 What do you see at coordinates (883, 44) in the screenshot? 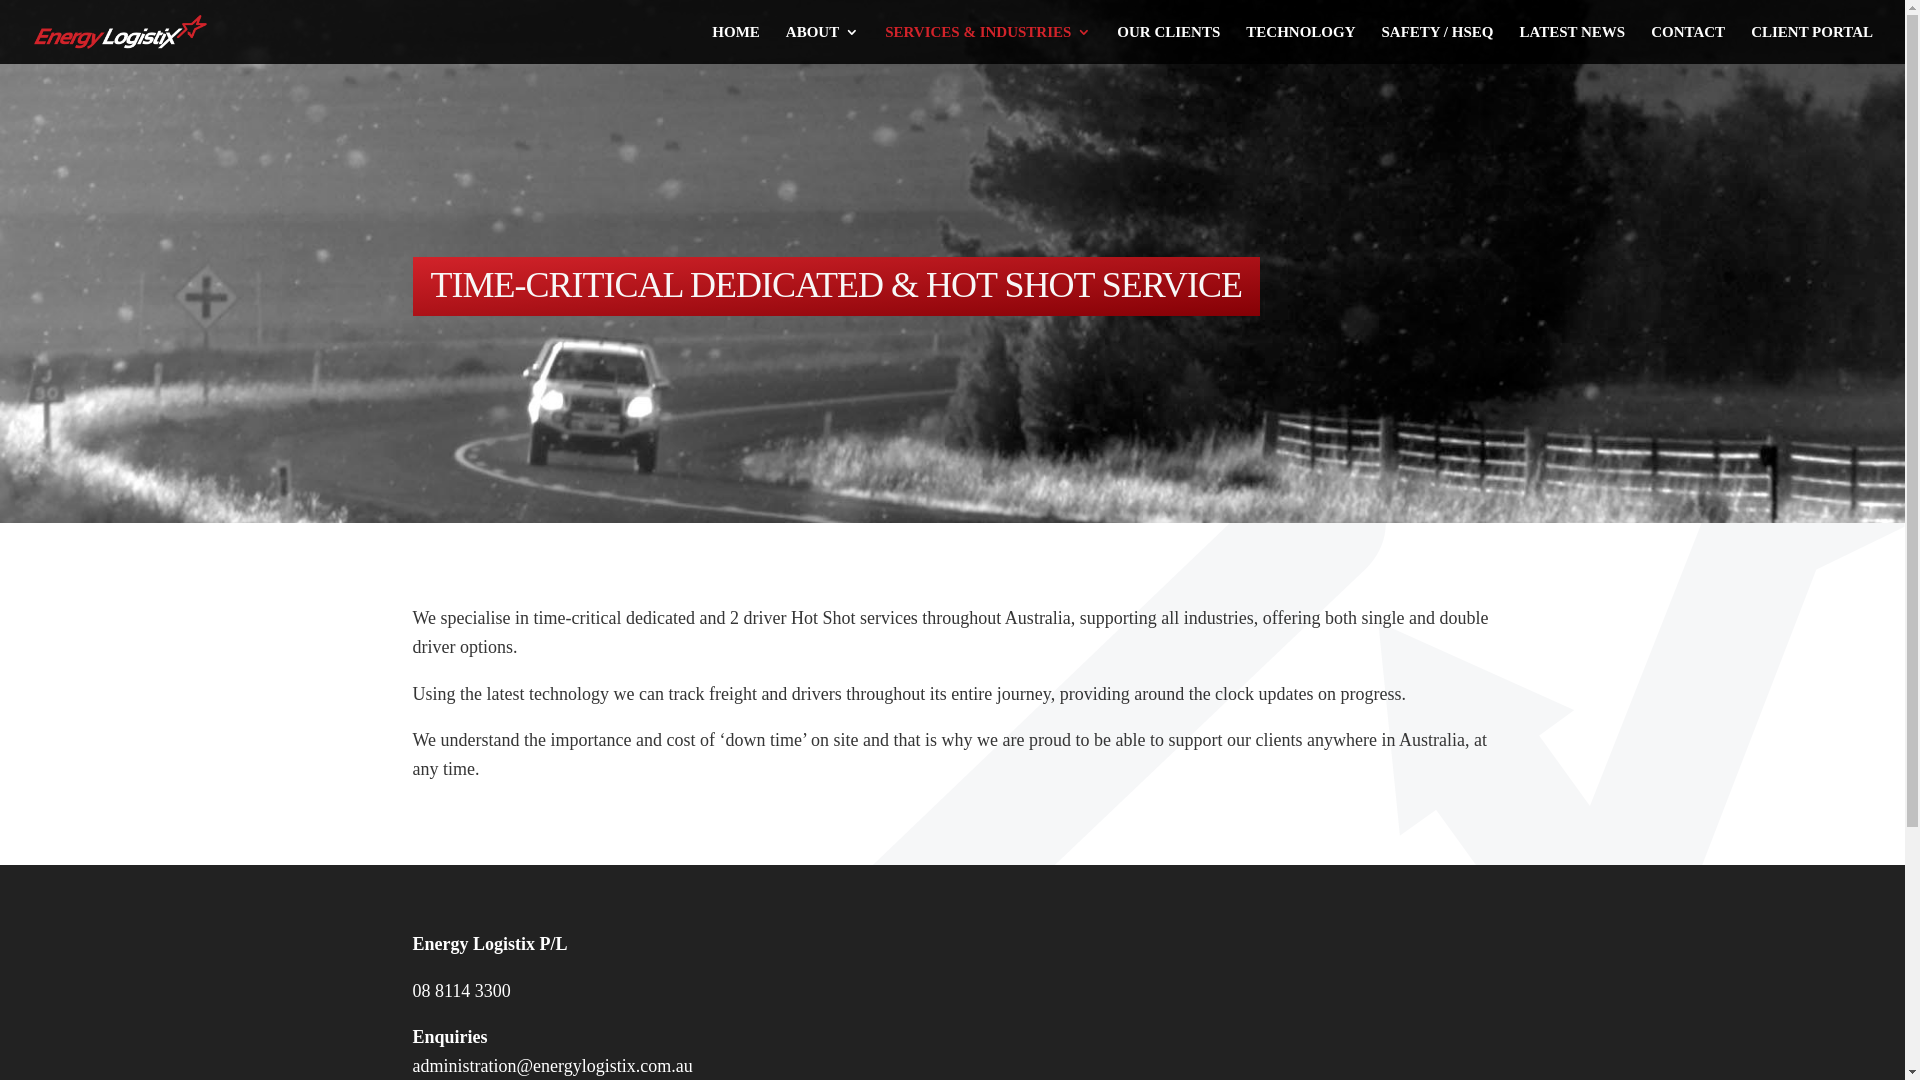
I see `'SERVICES & INDUSTRIES'` at bounding box center [883, 44].